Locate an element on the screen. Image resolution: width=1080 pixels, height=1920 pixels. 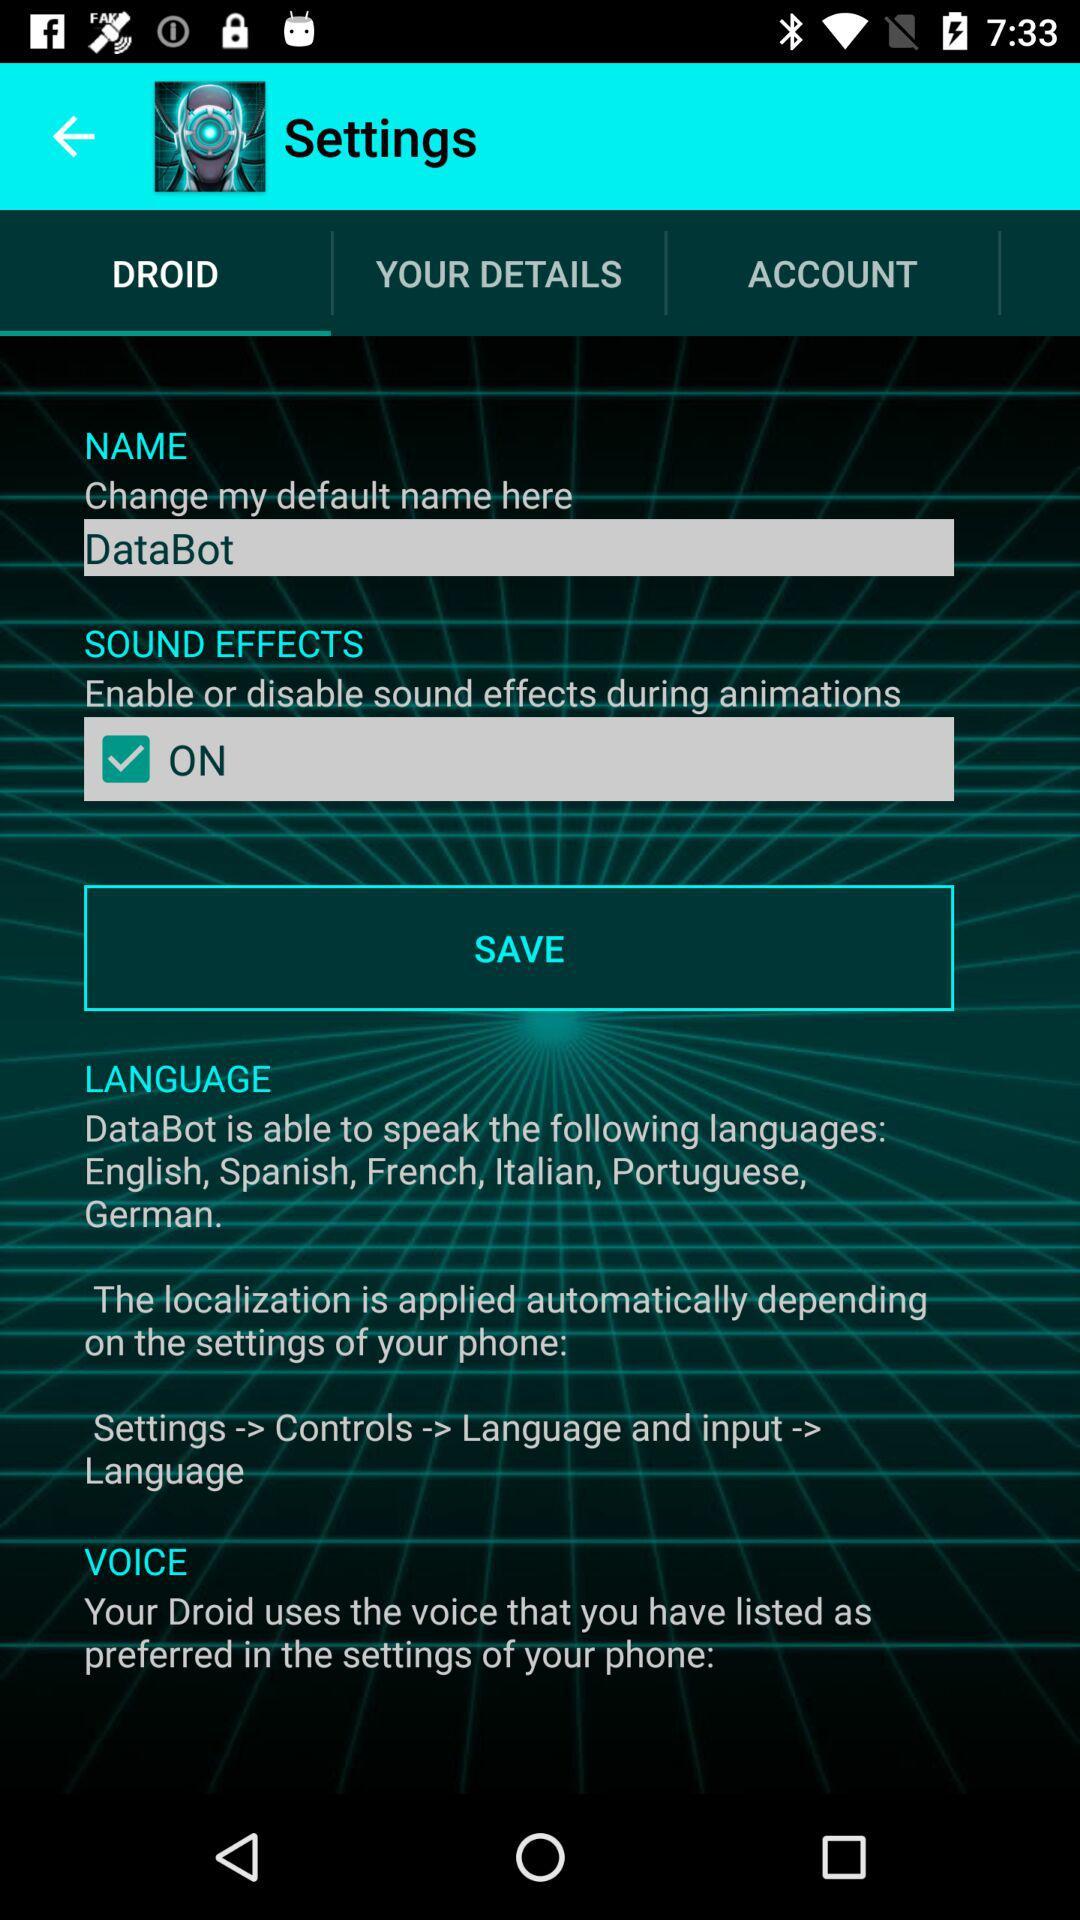
the icon below the on is located at coordinates (518, 947).